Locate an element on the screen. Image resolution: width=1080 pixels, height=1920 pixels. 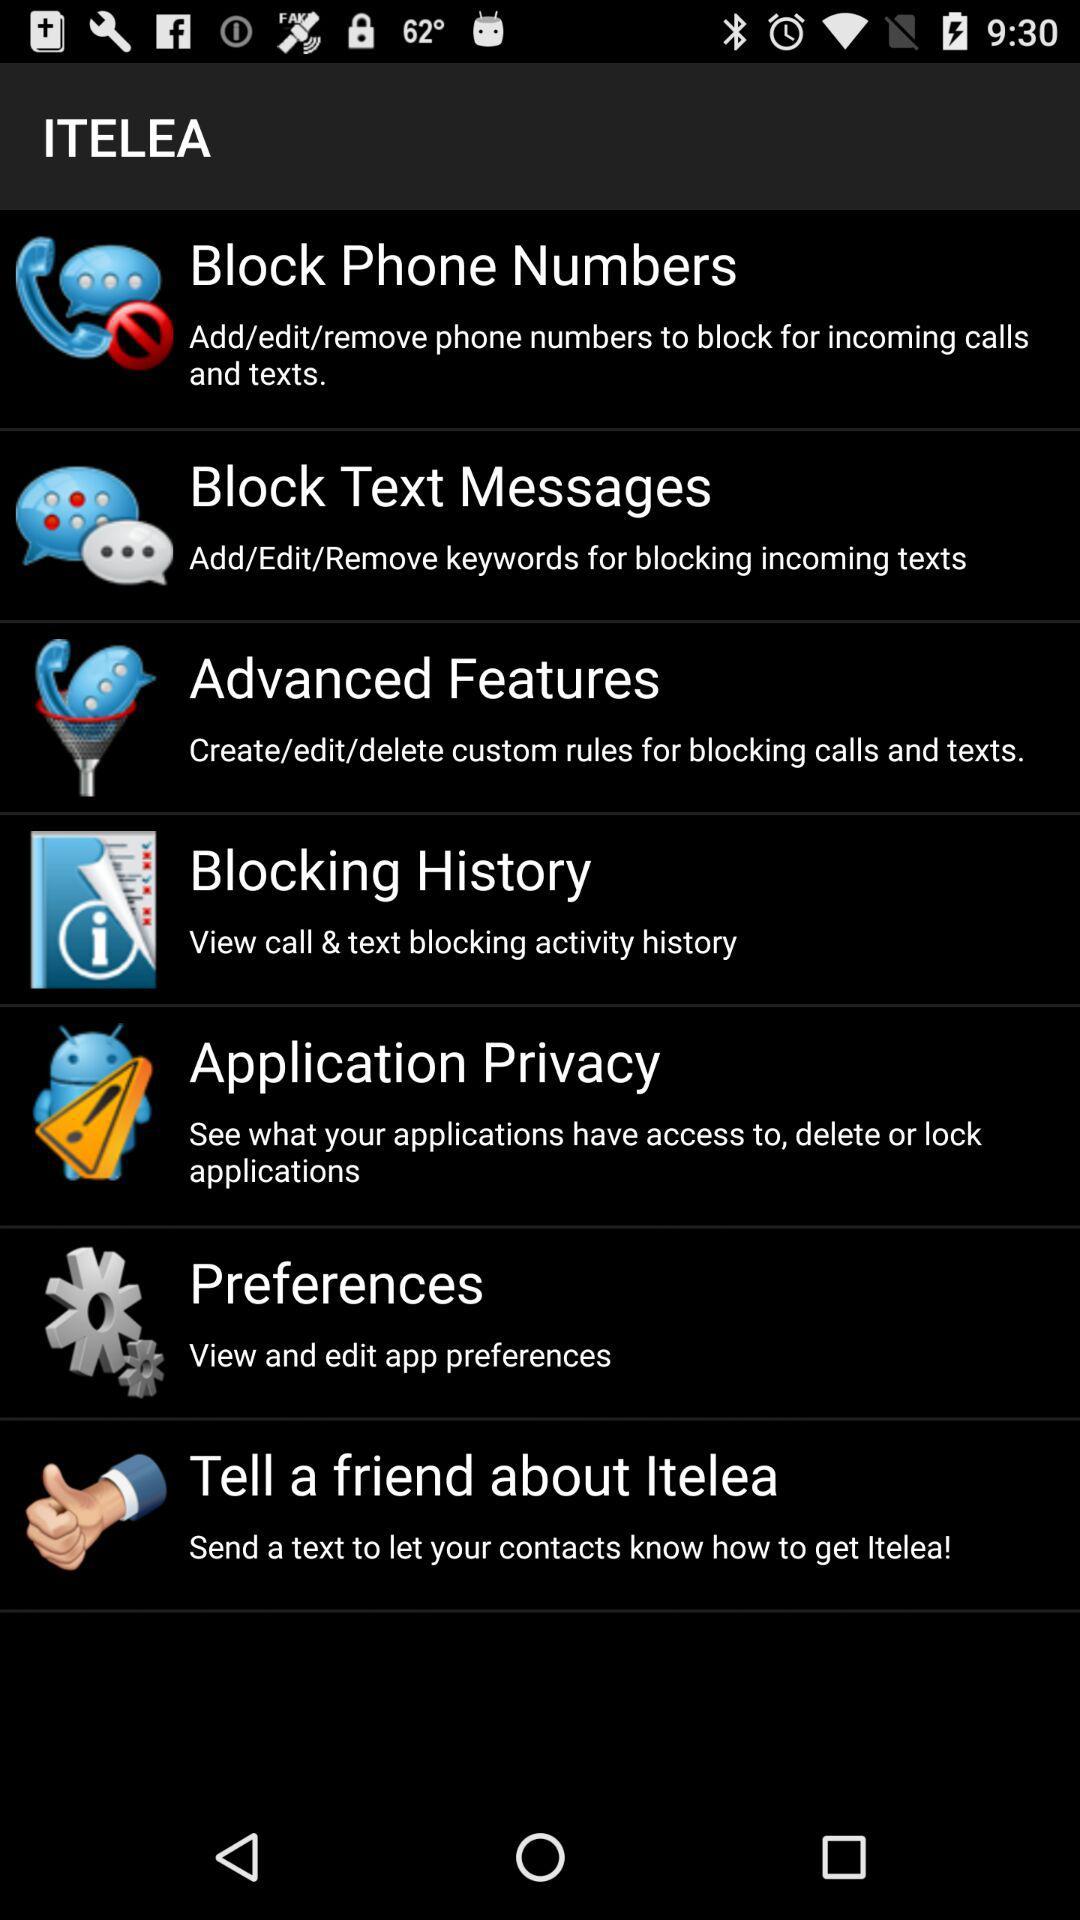
the icon below view call text item is located at coordinates (625, 1059).